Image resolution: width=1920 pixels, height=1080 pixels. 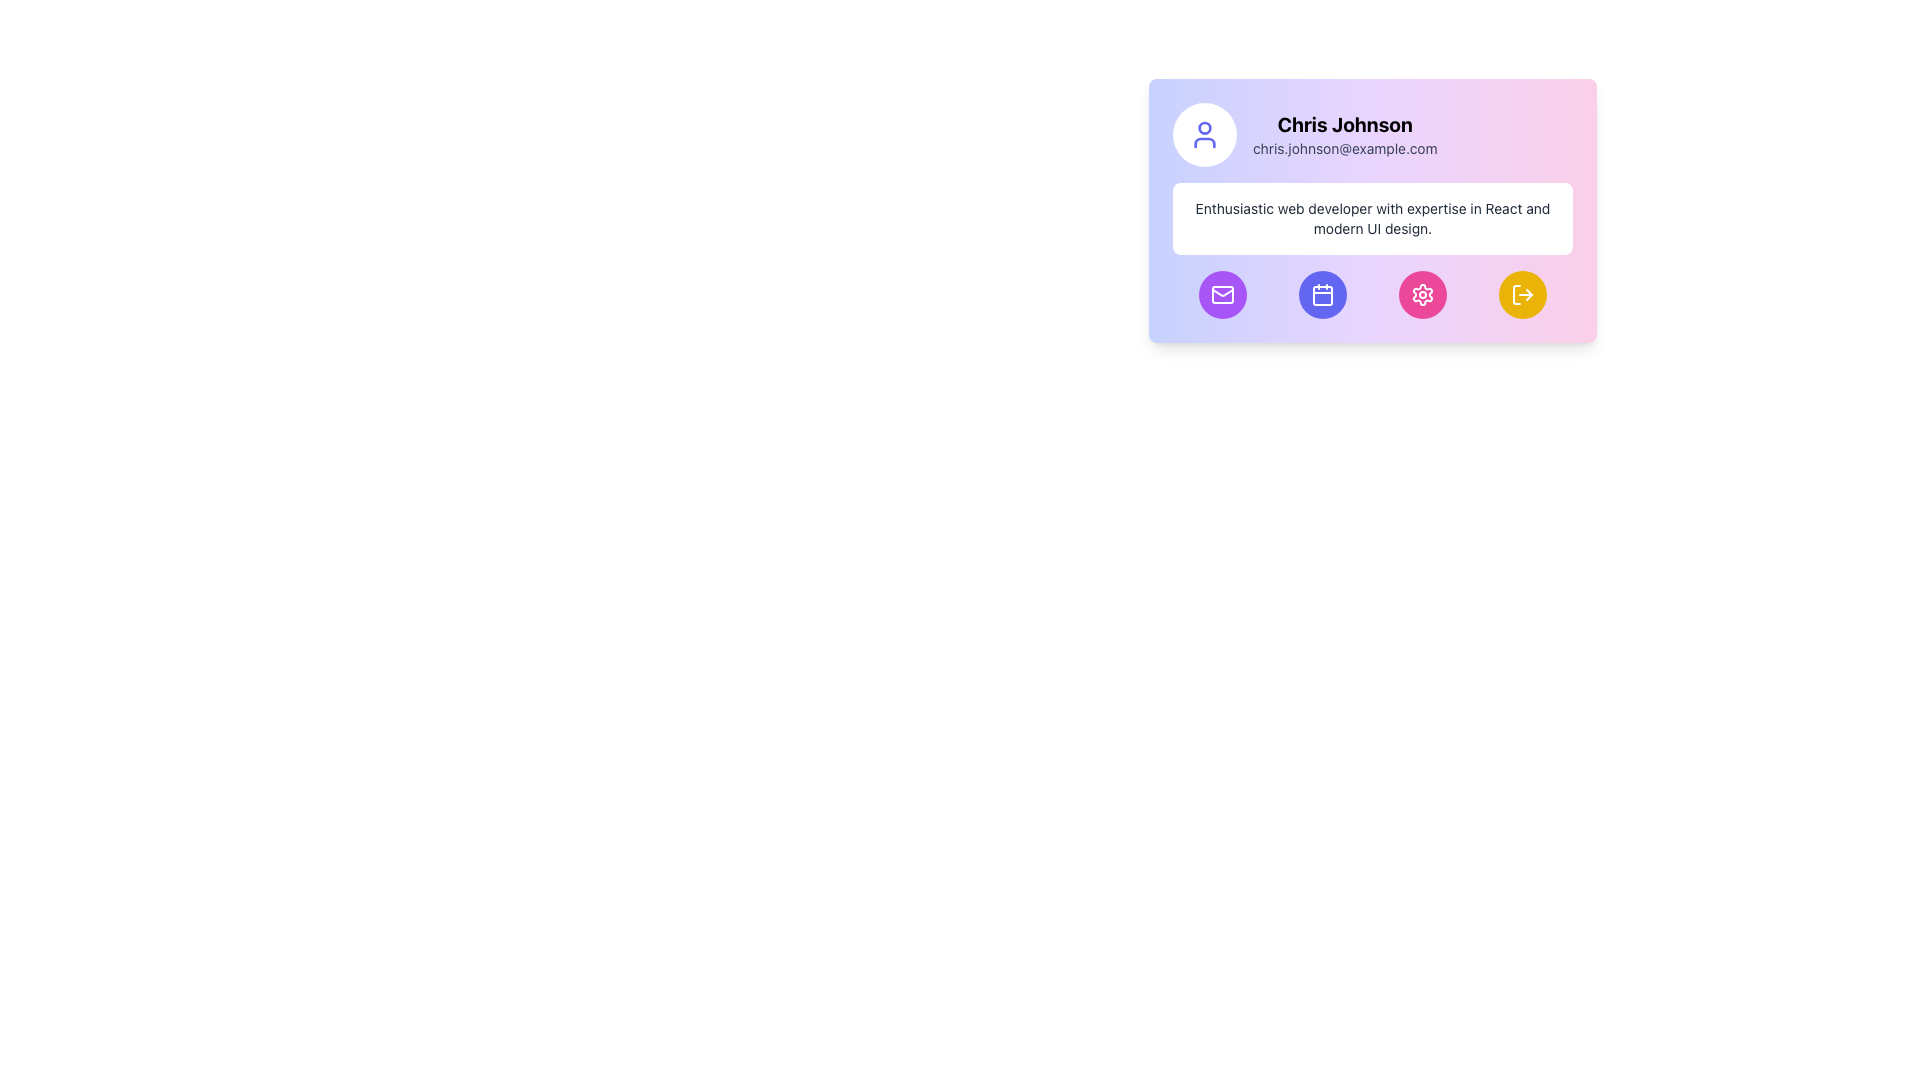 I want to click on the logout icon located at the lower row of the card interface, rightmost position, to initiate the logout process, so click(x=1516, y=294).